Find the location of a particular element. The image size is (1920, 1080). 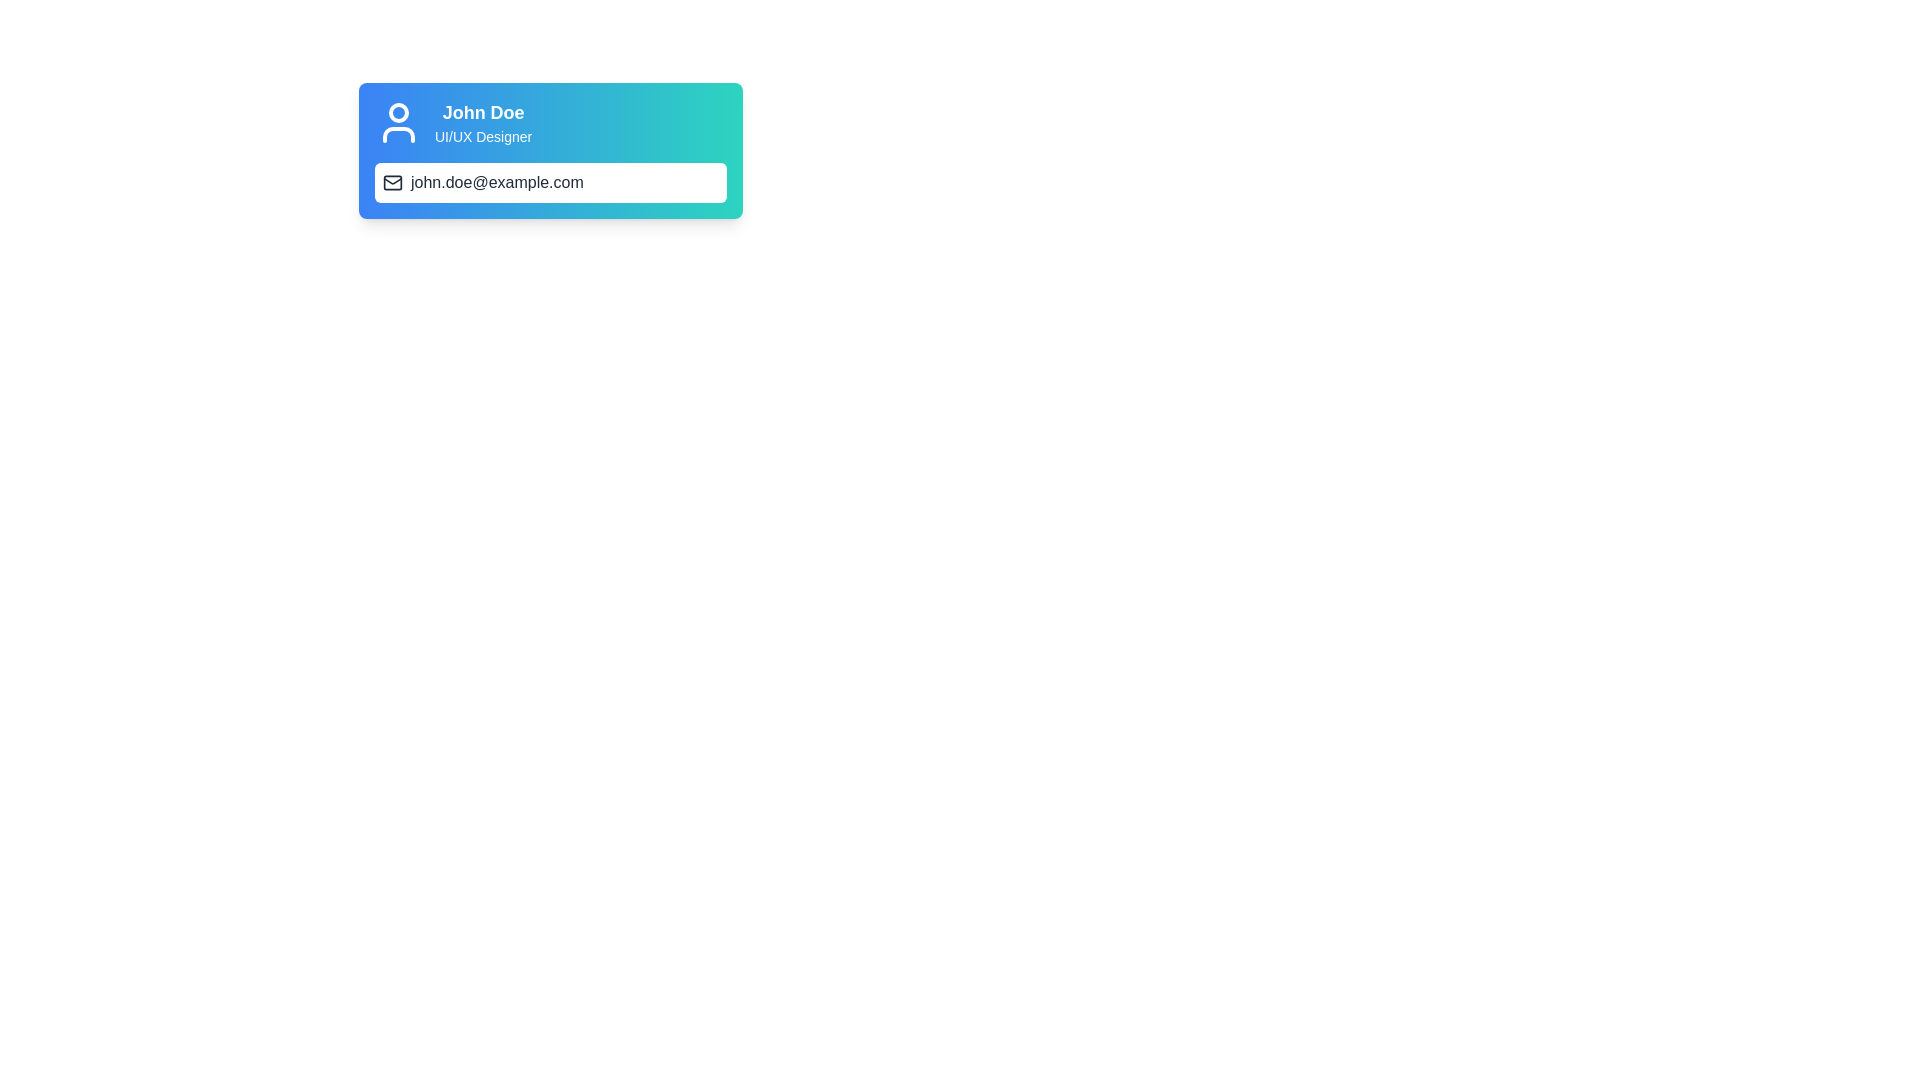

the envelope icon located in the email section of the profile card to focus on the email address 'john.doe@example.com' is located at coordinates (393, 182).